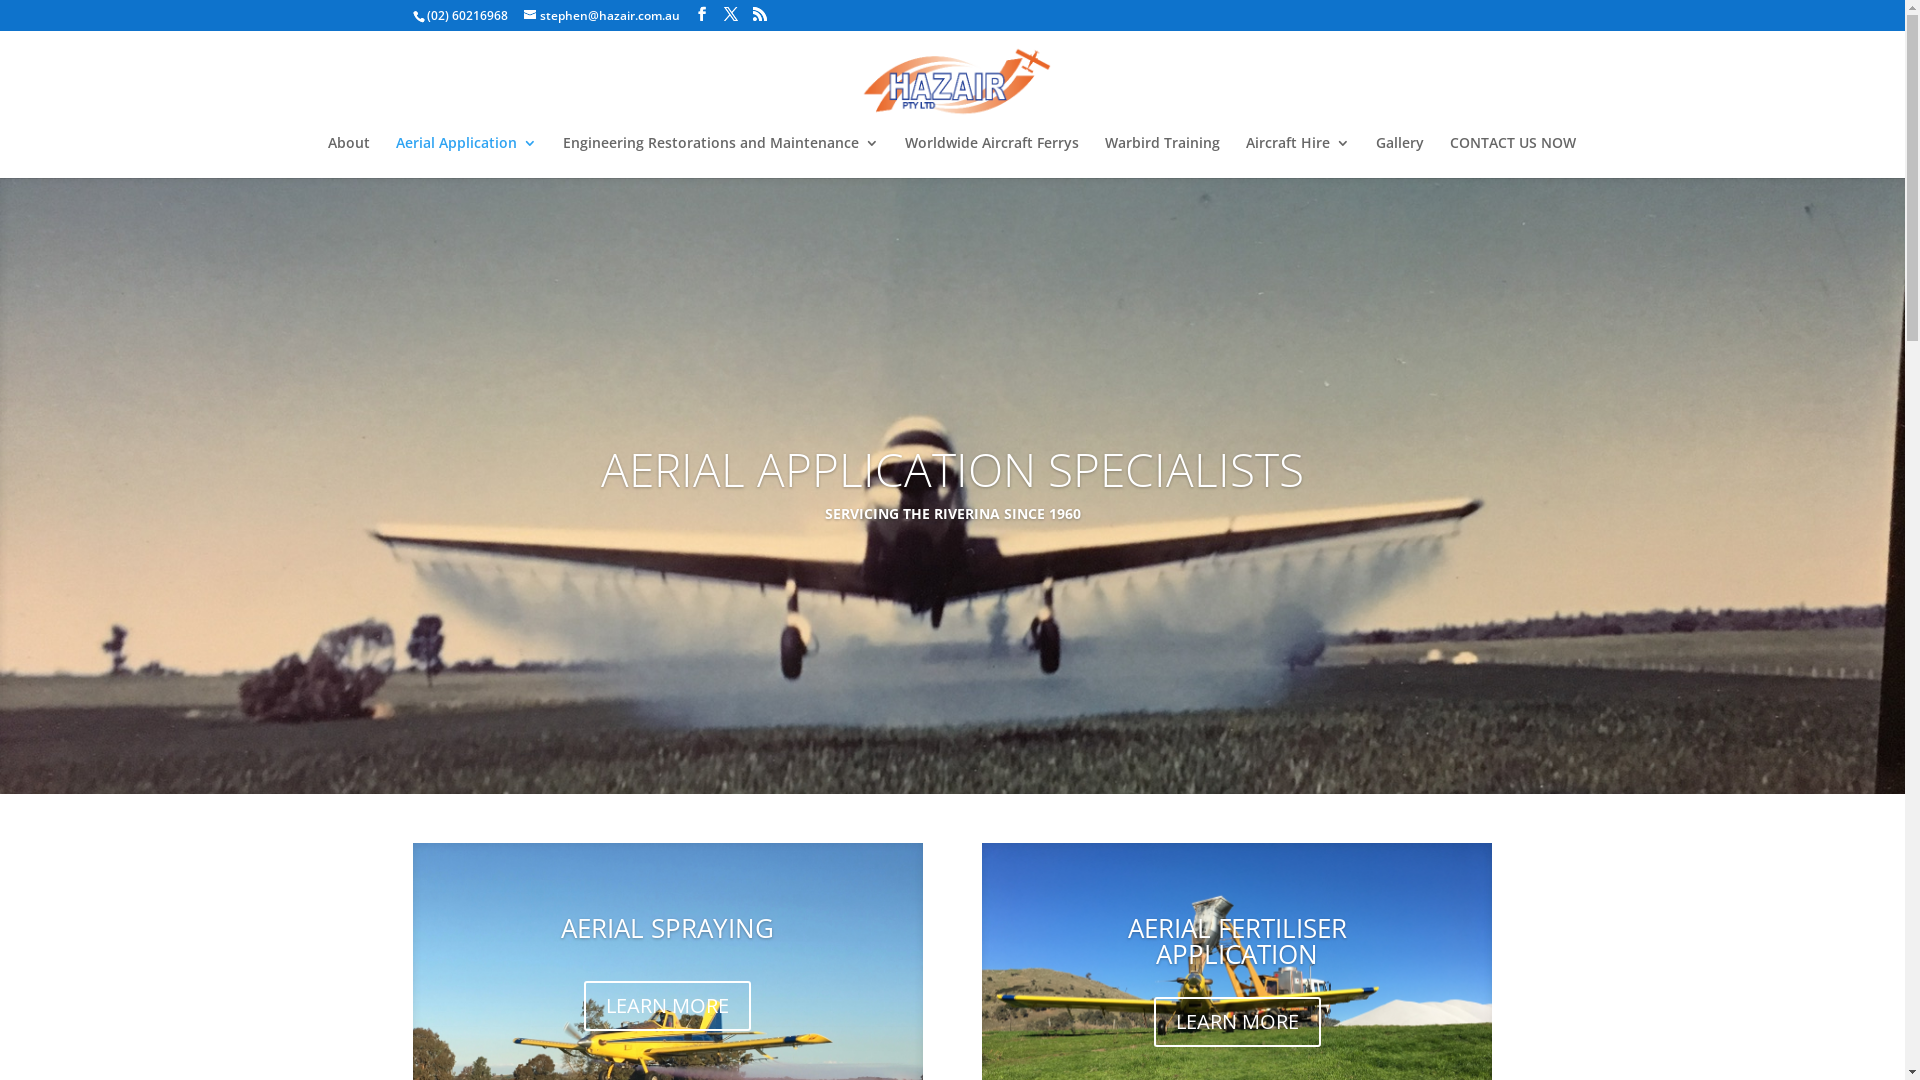 Image resolution: width=1920 pixels, height=1080 pixels. What do you see at coordinates (1161, 156) in the screenshot?
I see `'Warbird Training'` at bounding box center [1161, 156].